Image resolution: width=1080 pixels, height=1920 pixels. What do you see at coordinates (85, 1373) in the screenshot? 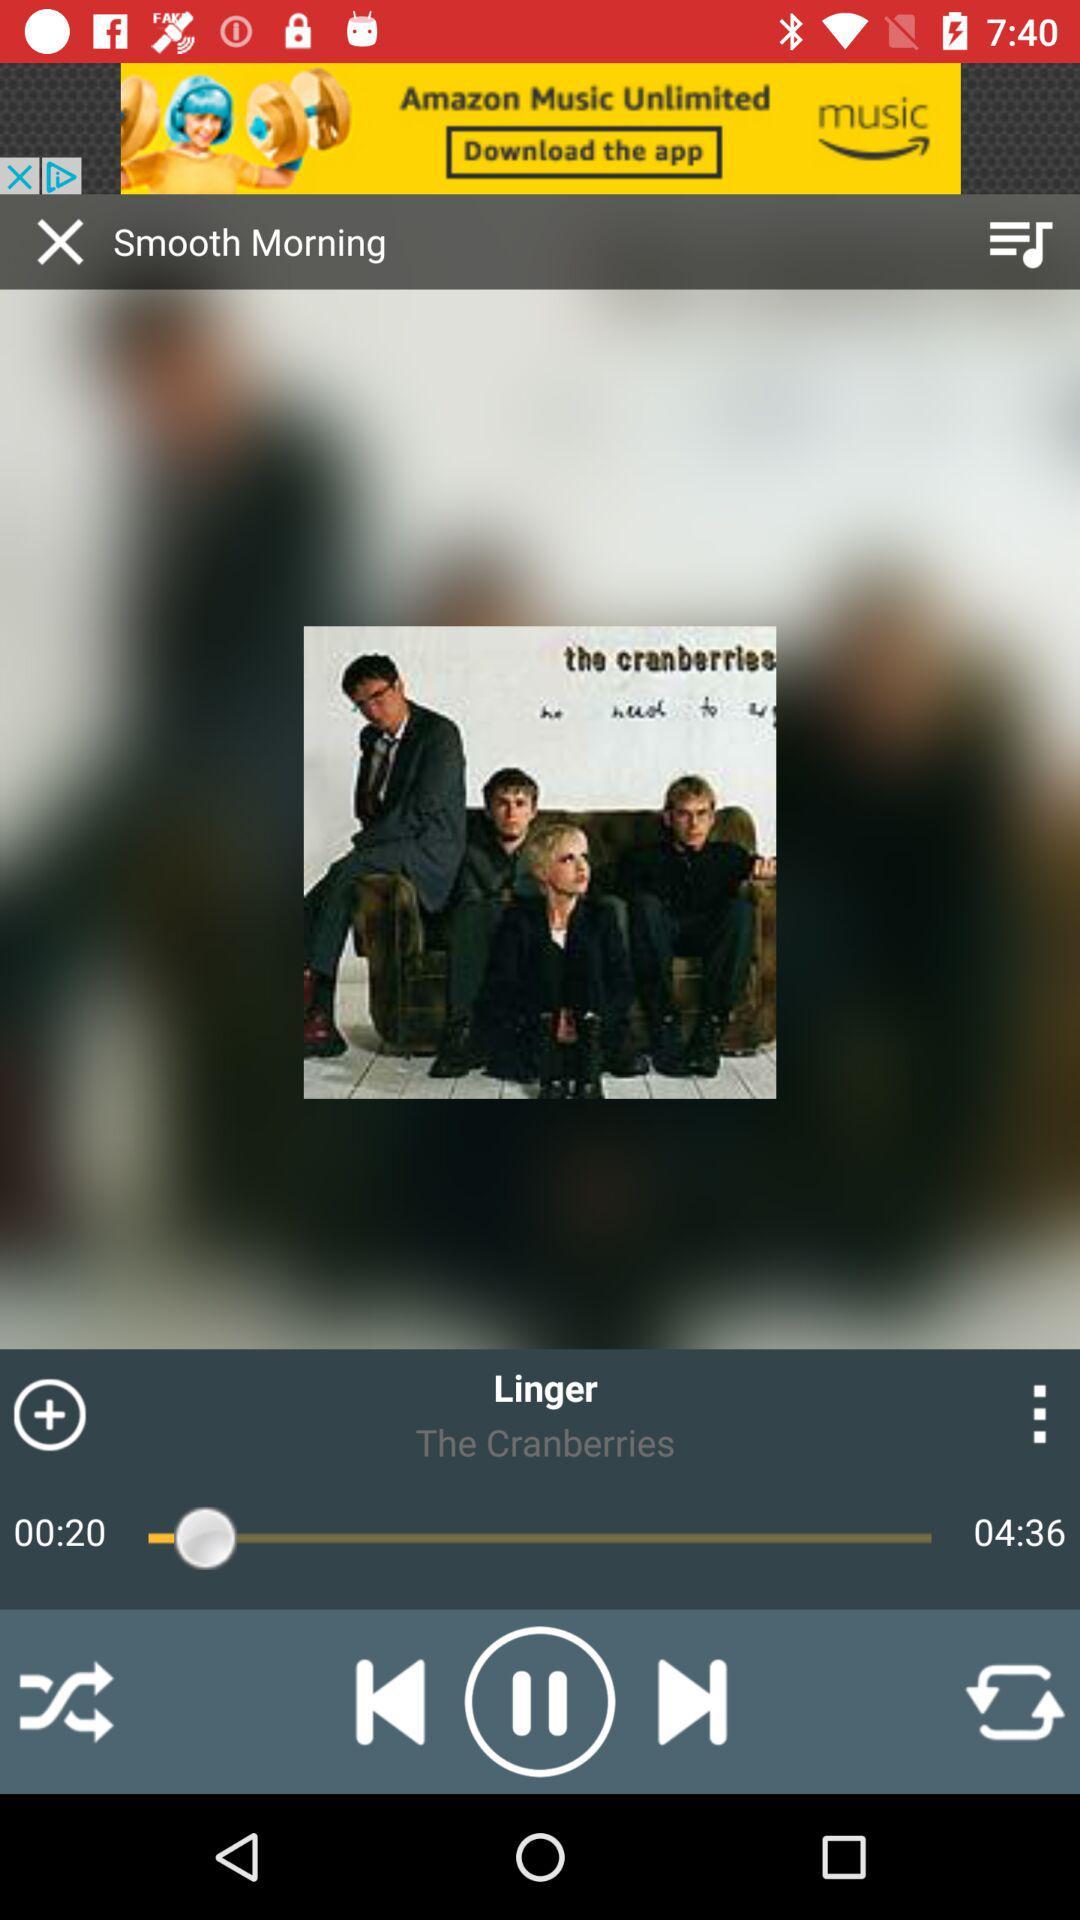
I see `symbol` at bounding box center [85, 1373].